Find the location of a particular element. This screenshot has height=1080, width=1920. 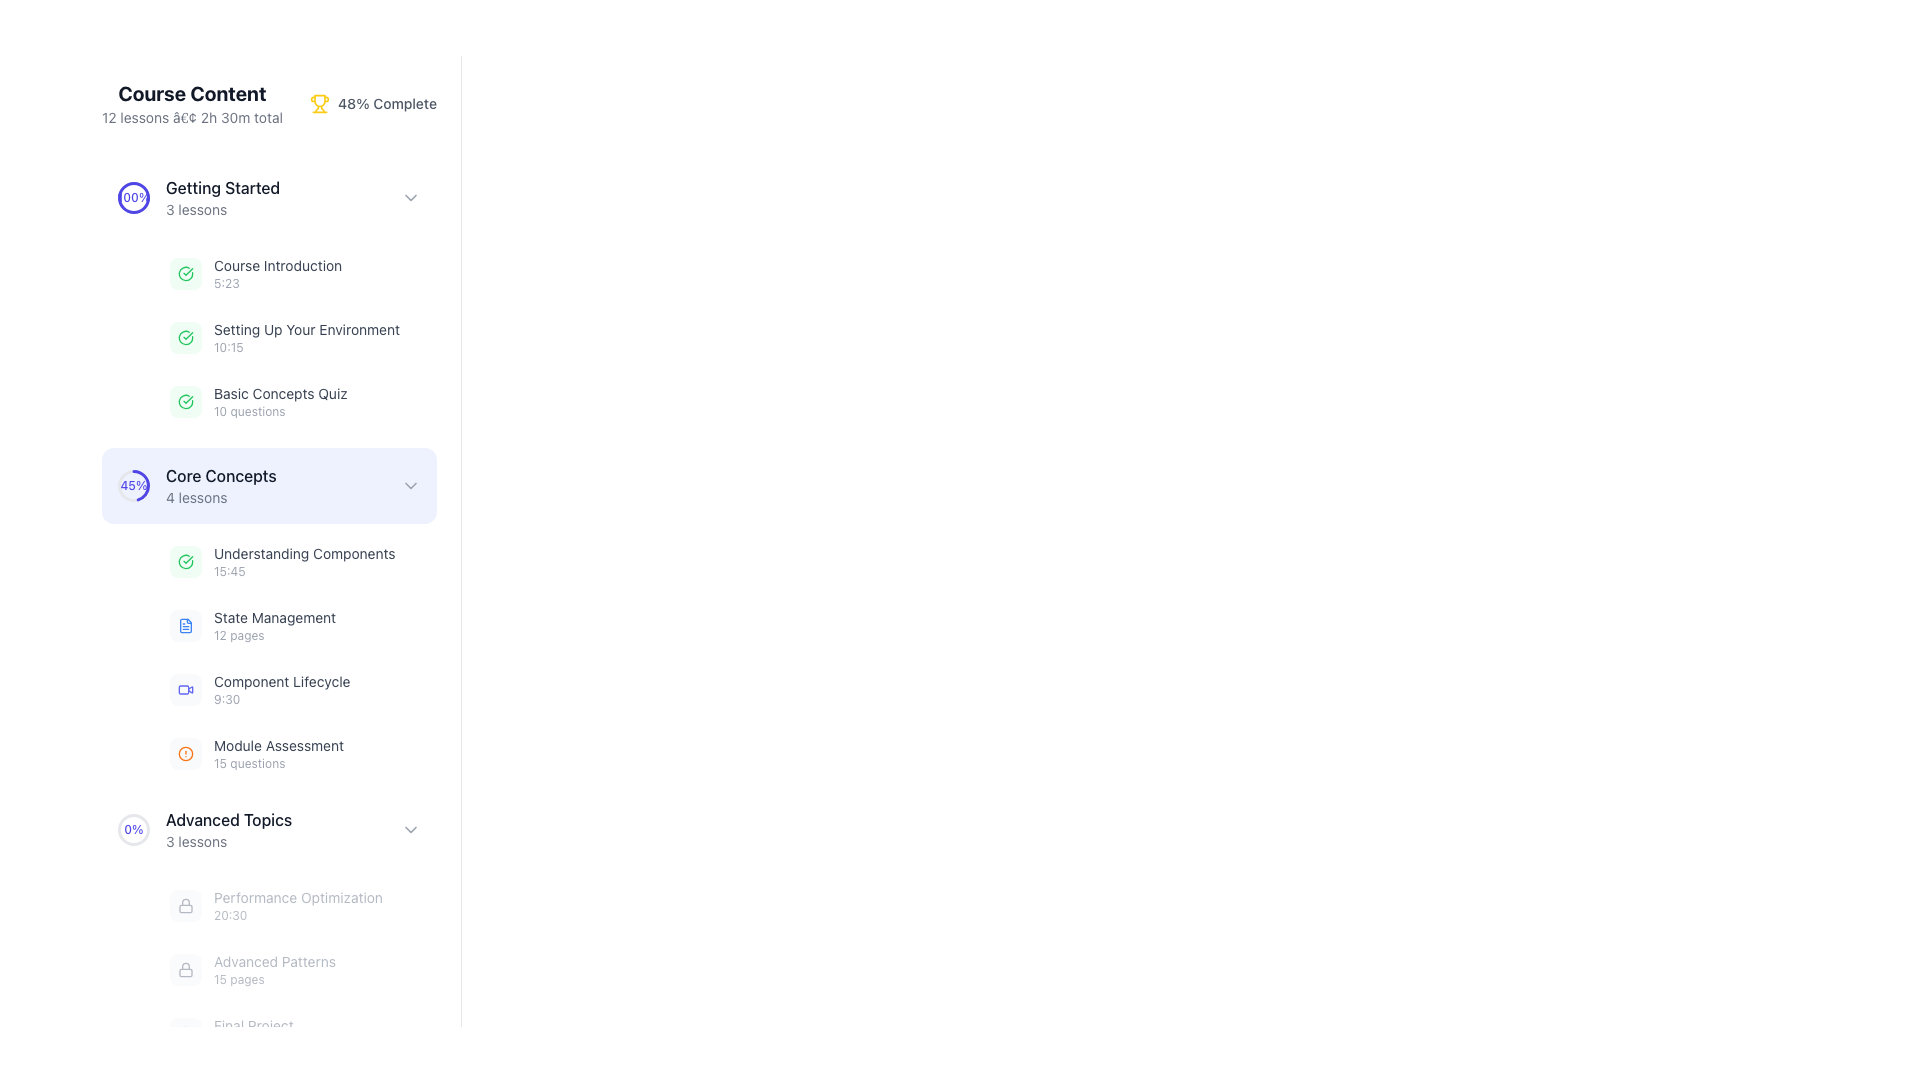

the static text element displaying '4 lessons' located beneath the 'Core Concepts' heading in the 'Course Content' sidebar is located at coordinates (221, 496).